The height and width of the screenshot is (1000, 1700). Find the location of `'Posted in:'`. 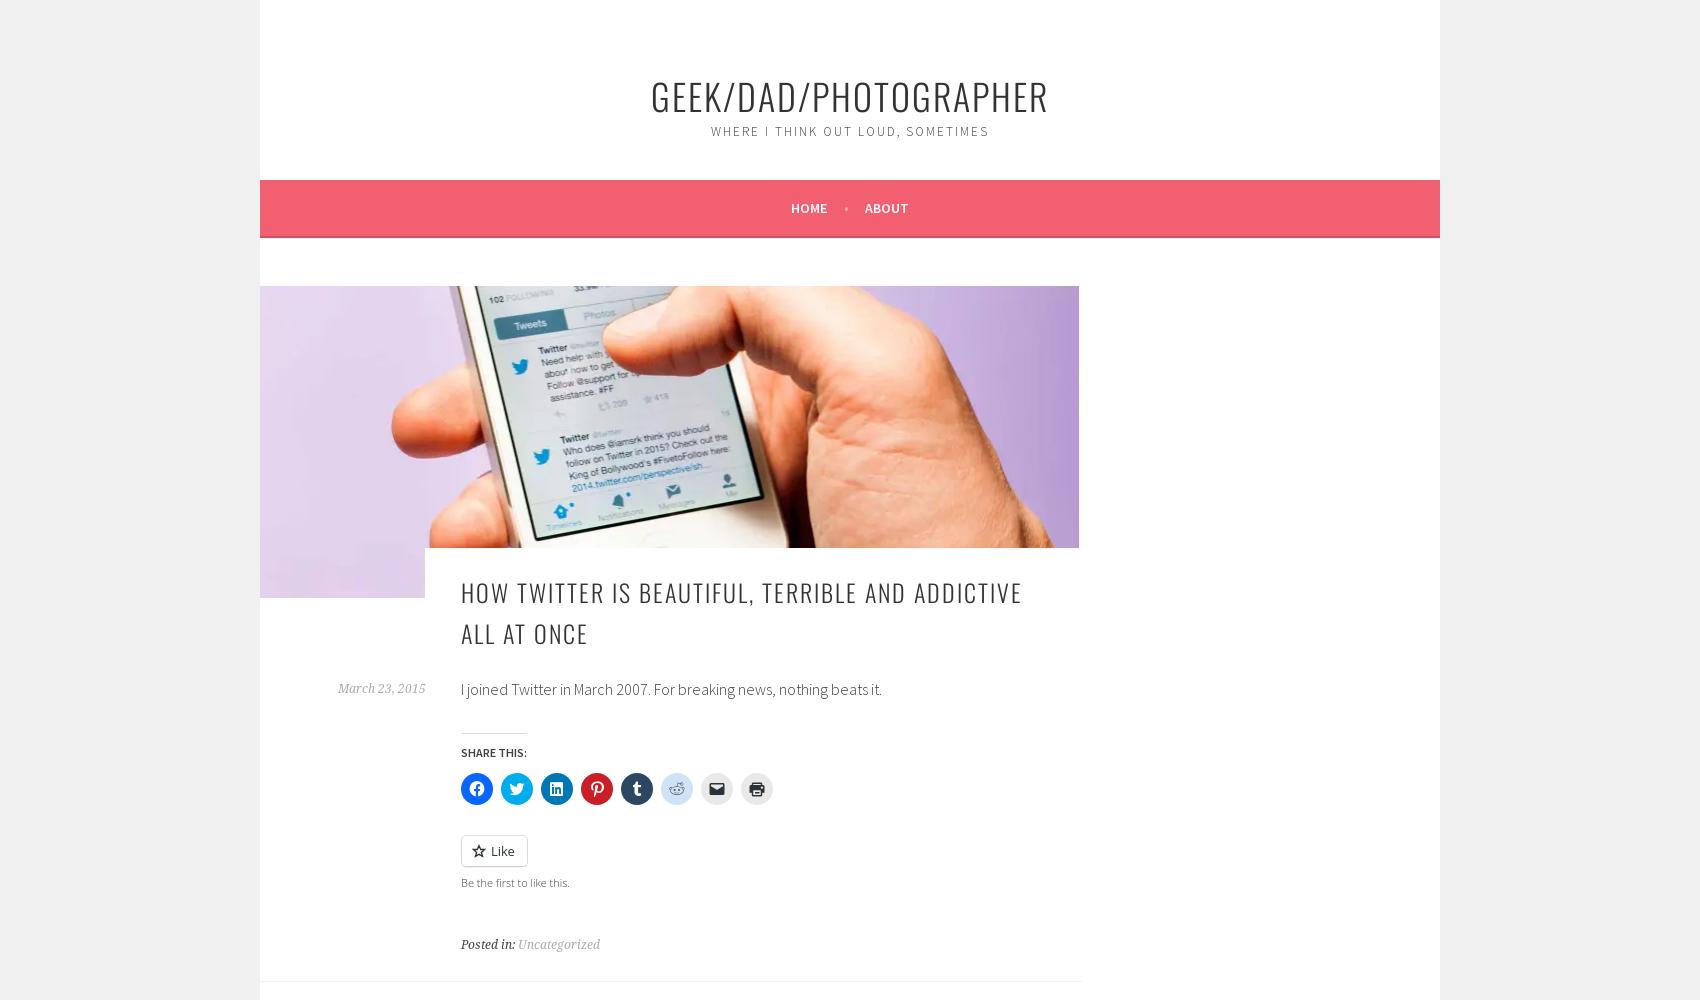

'Posted in:' is located at coordinates (489, 943).